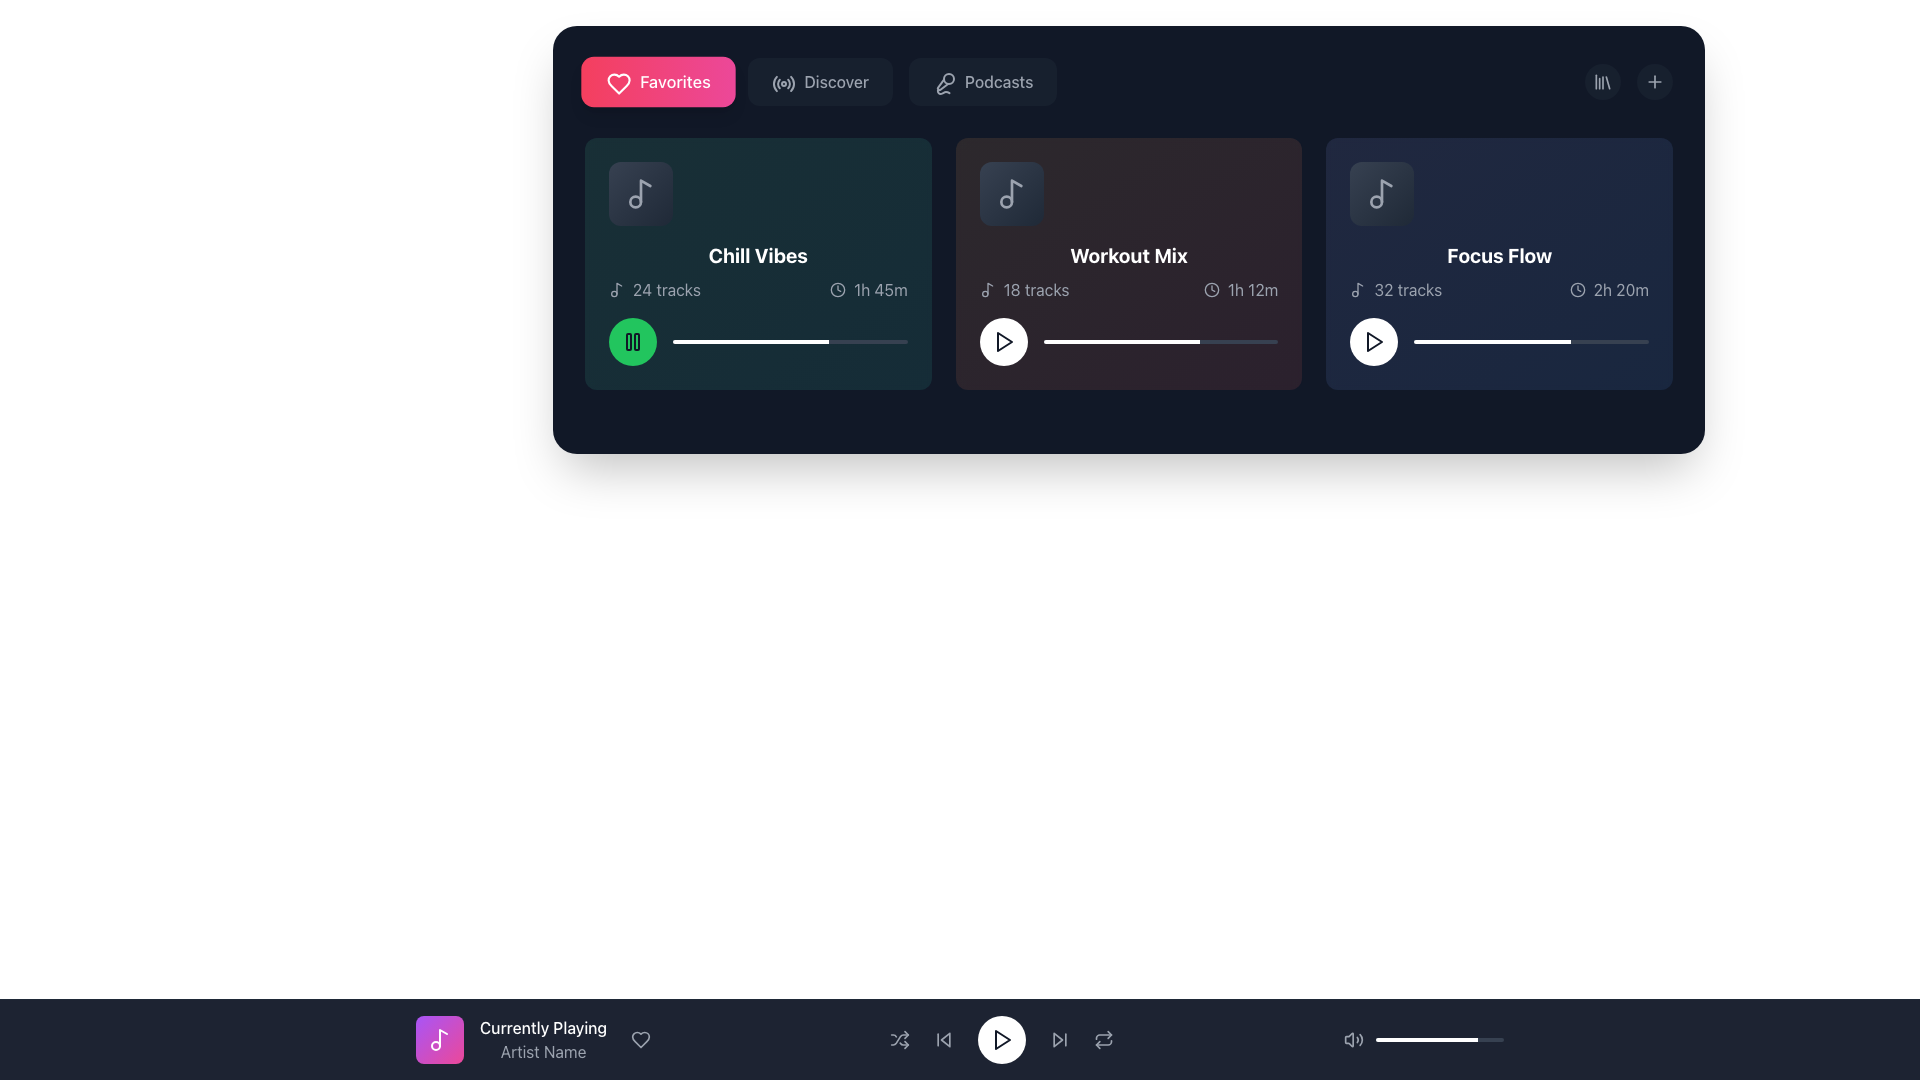 This screenshot has width=1920, height=1080. What do you see at coordinates (1655, 80) in the screenshot?
I see `the 'add' button located at the top-right corner of the 'Focus Flow' card` at bounding box center [1655, 80].